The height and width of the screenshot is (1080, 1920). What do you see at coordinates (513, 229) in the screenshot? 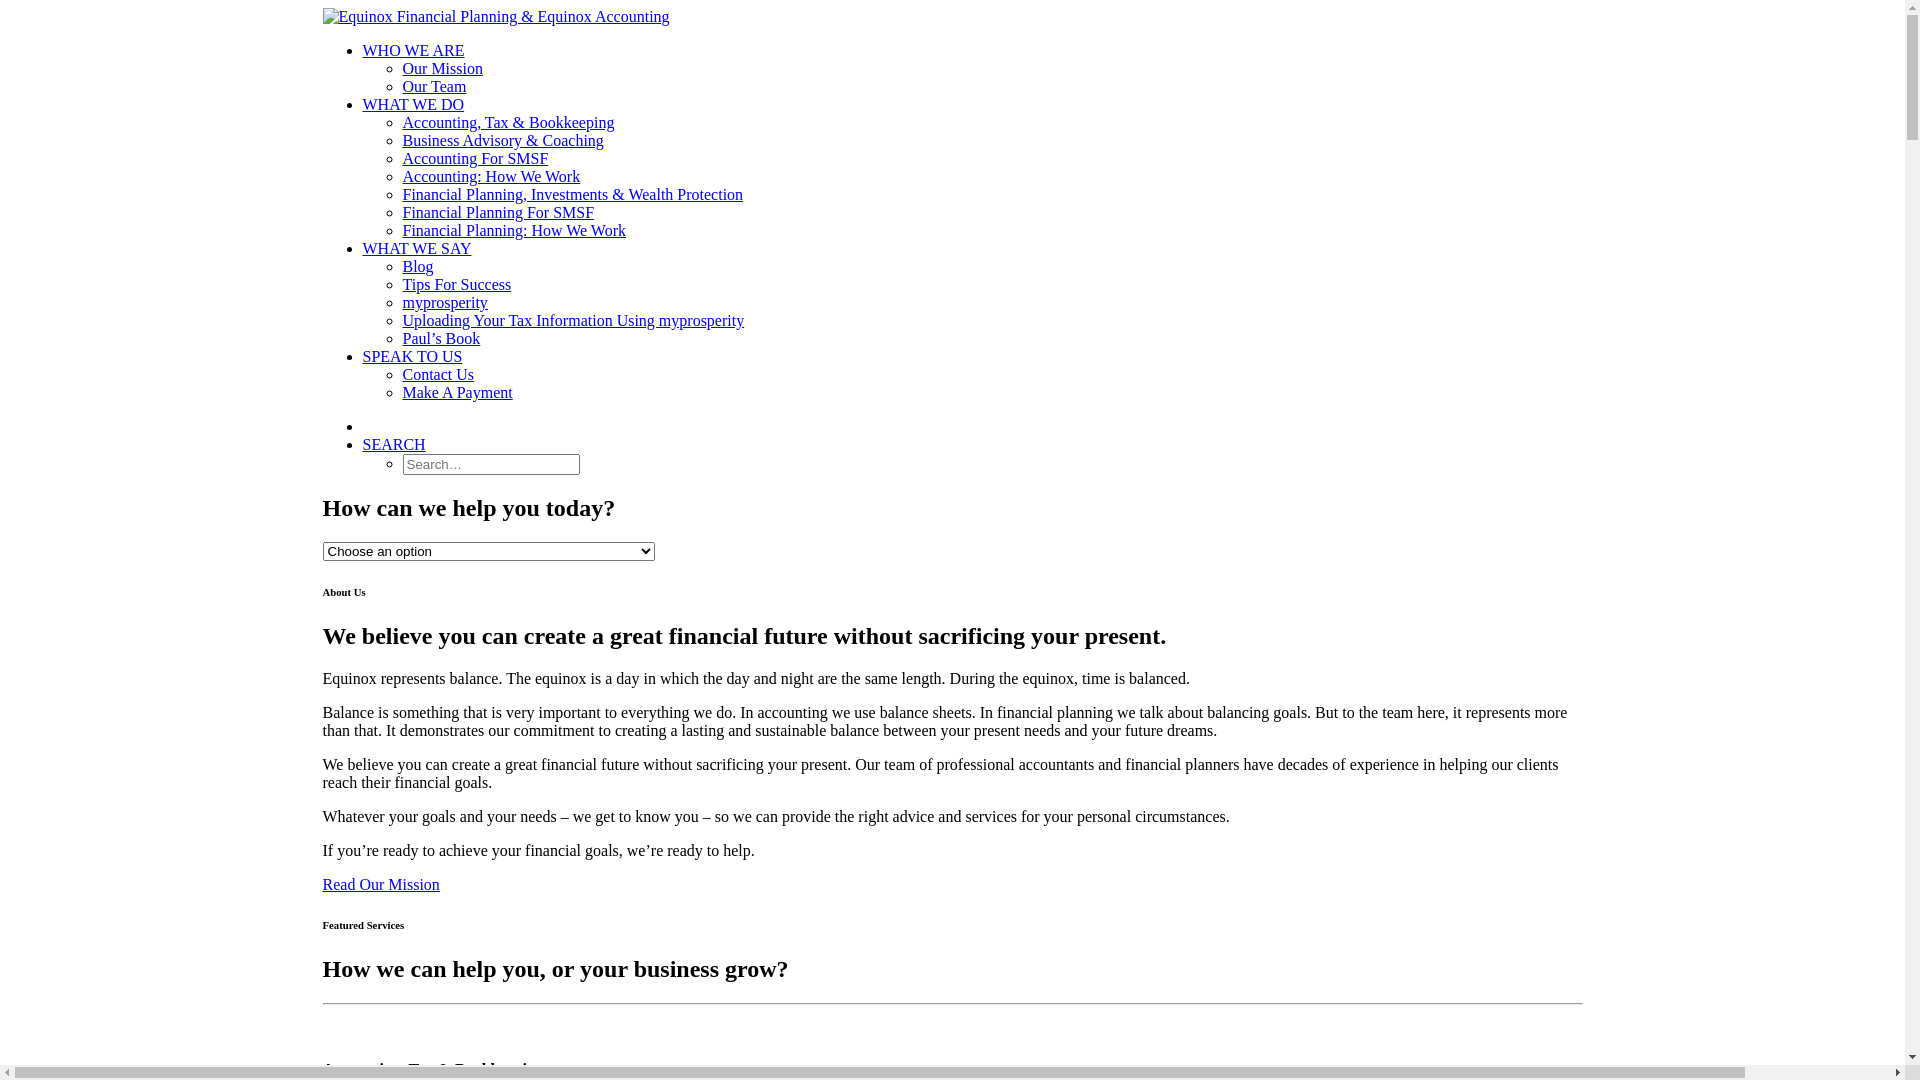
I see `'Financial Planning: How We Work'` at bounding box center [513, 229].